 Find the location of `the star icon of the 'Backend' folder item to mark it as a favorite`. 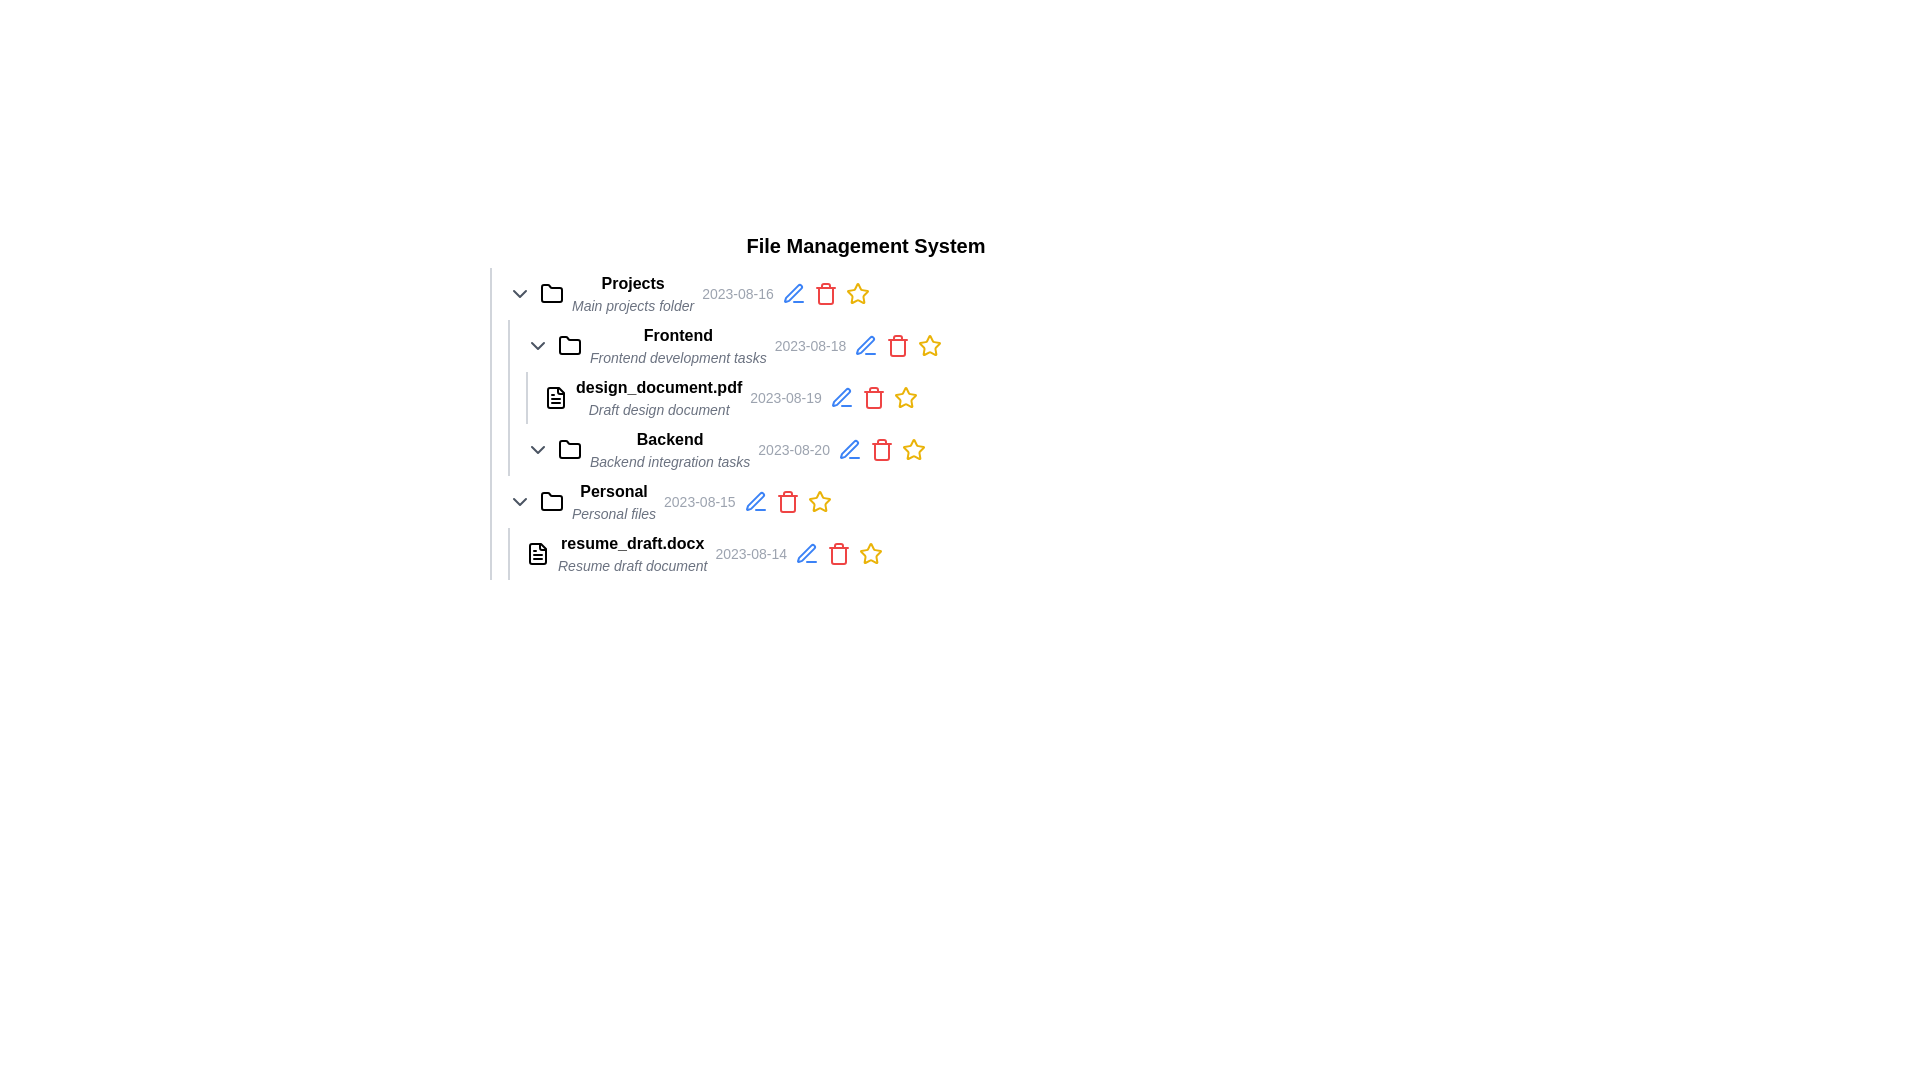

the star icon of the 'Backend' folder item to mark it as a favorite is located at coordinates (882, 450).